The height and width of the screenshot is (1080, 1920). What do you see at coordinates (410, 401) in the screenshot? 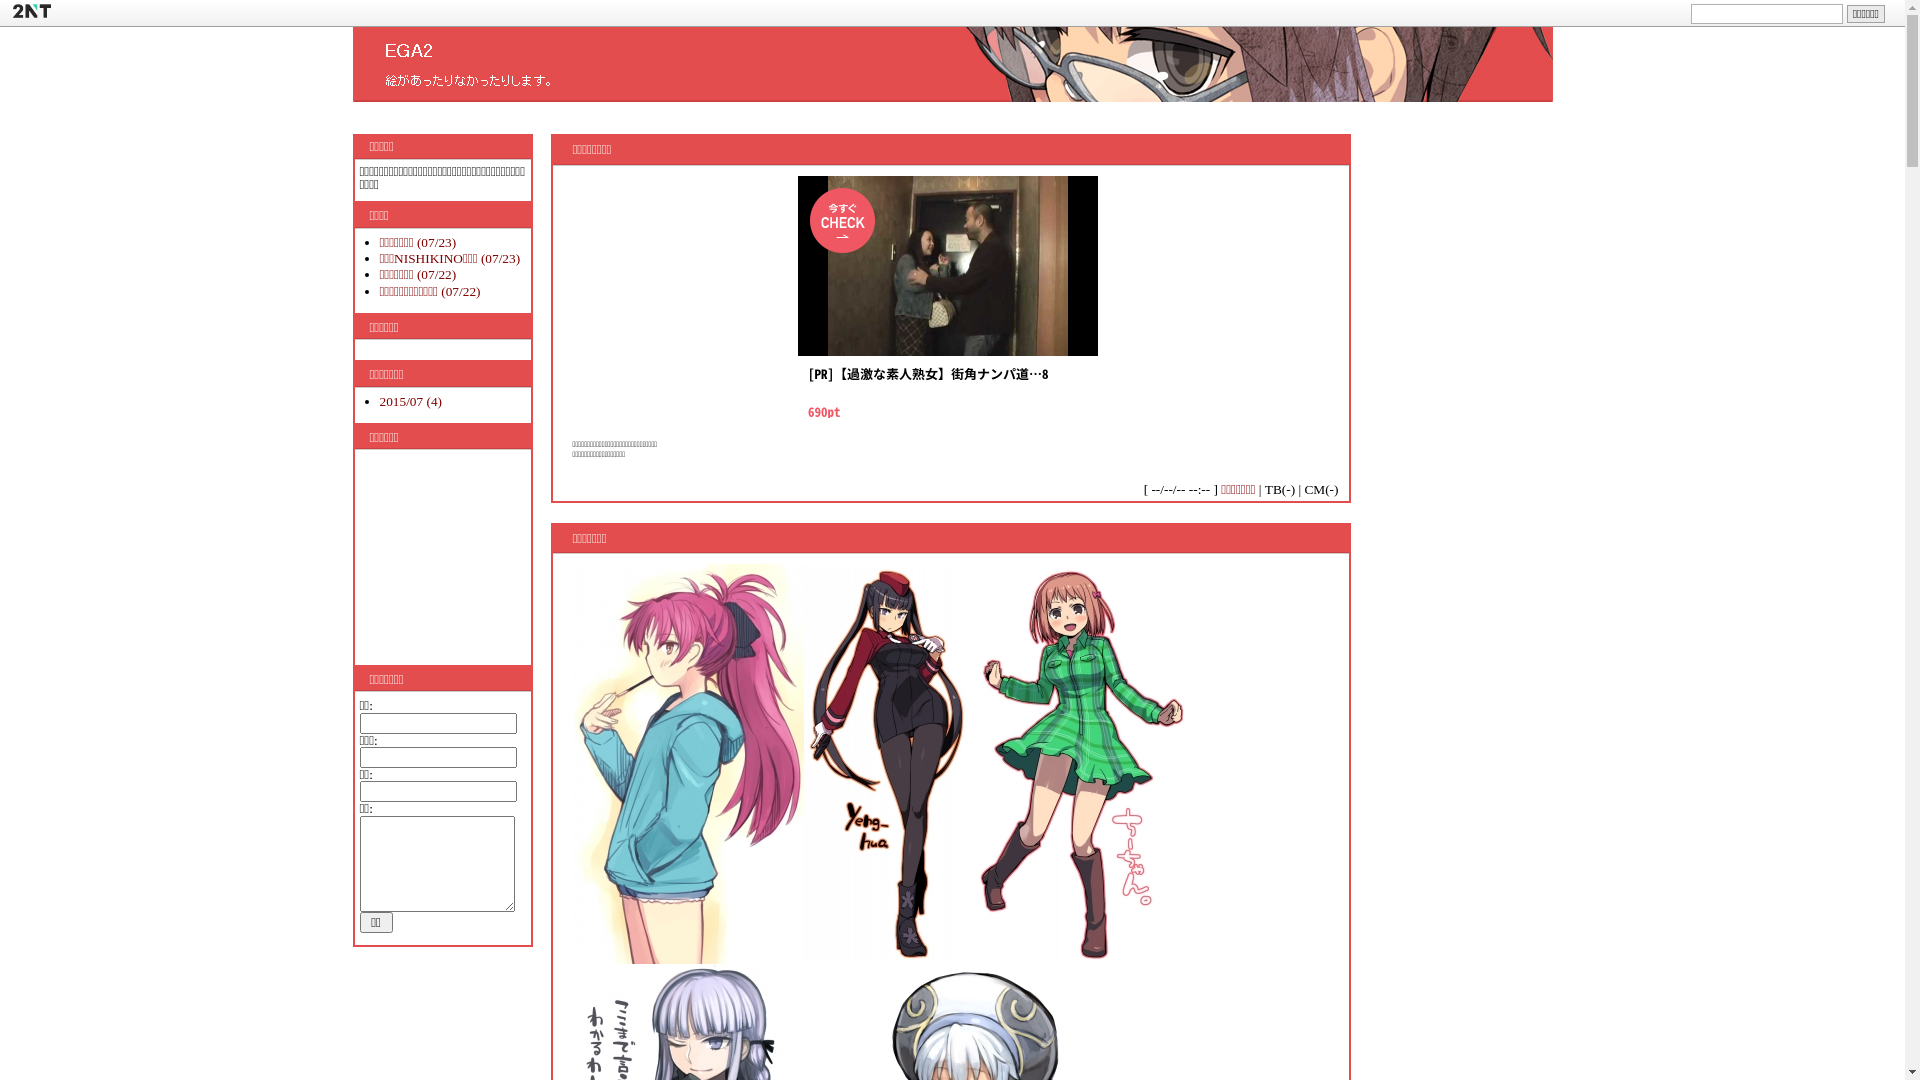
I see `'2015/07 (4)'` at bounding box center [410, 401].